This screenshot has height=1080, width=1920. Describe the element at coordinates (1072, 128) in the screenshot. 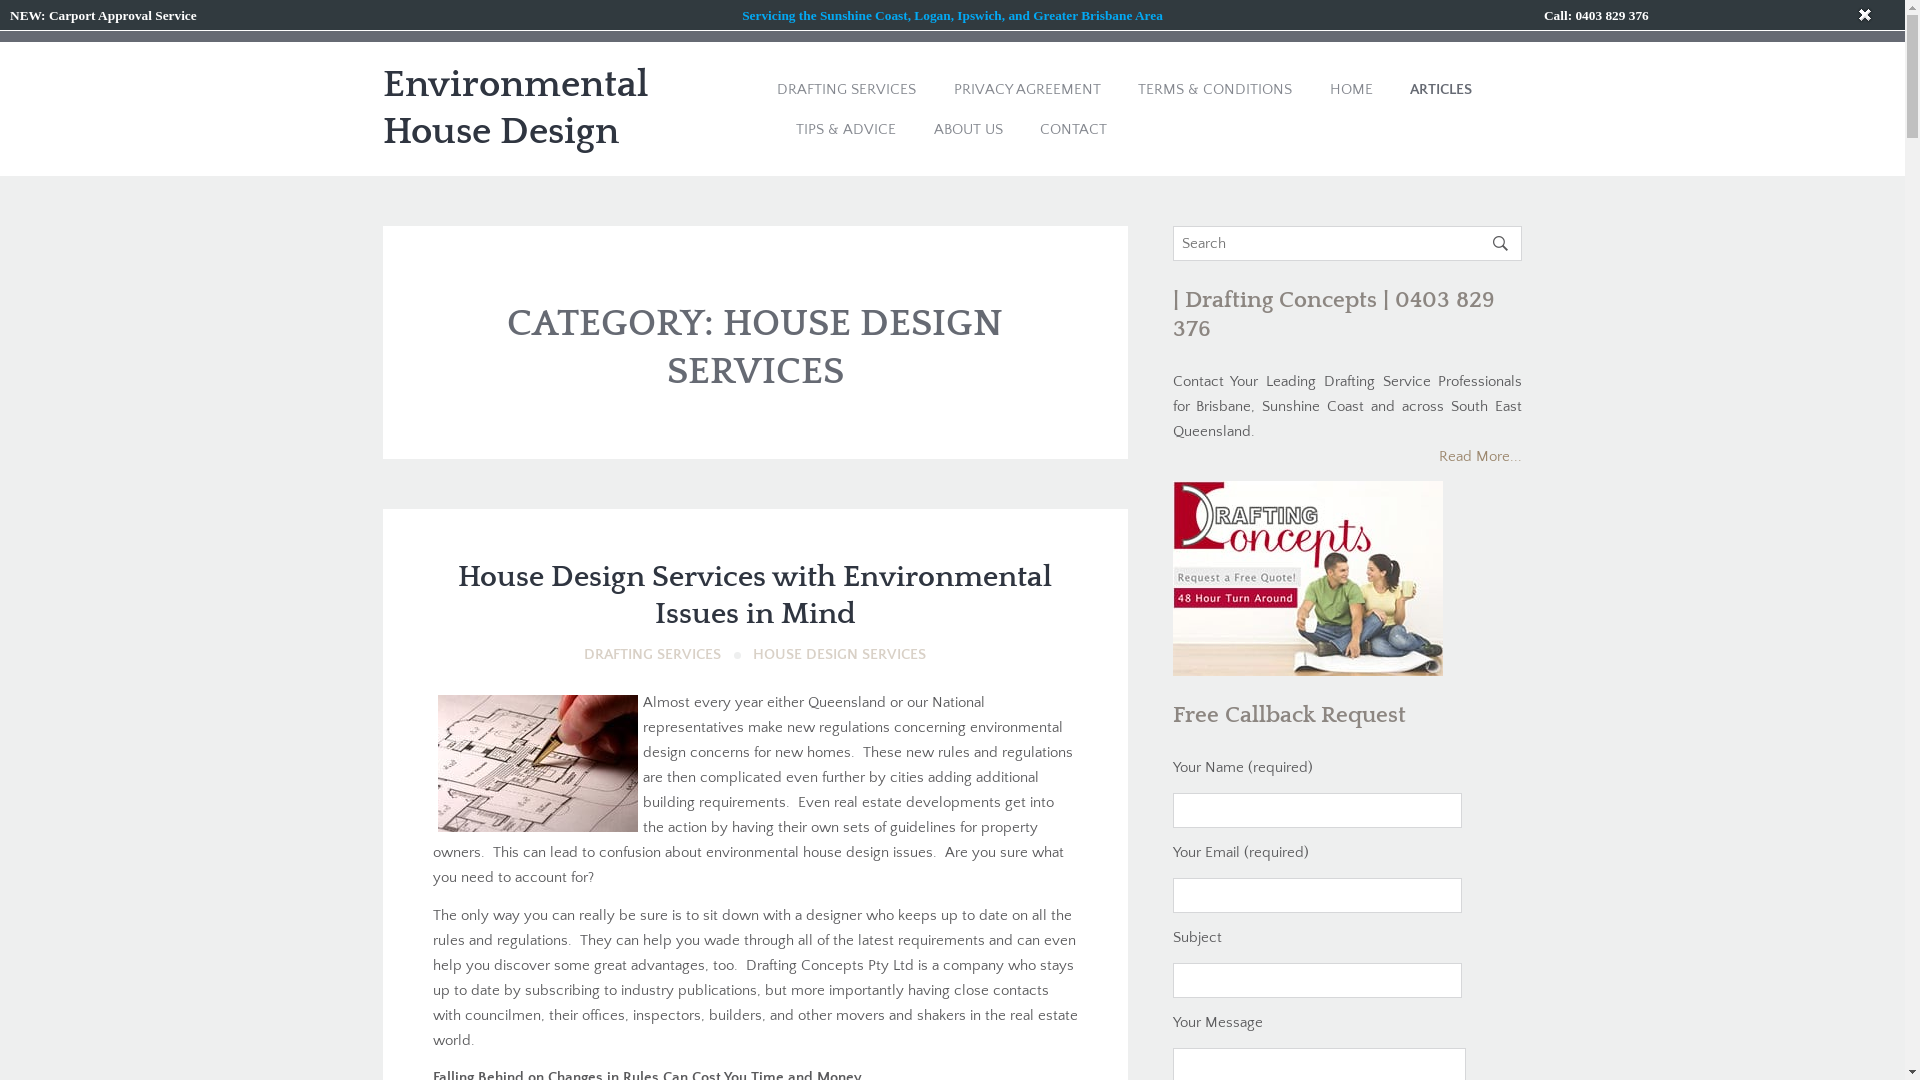

I see `'CONTACT'` at that location.